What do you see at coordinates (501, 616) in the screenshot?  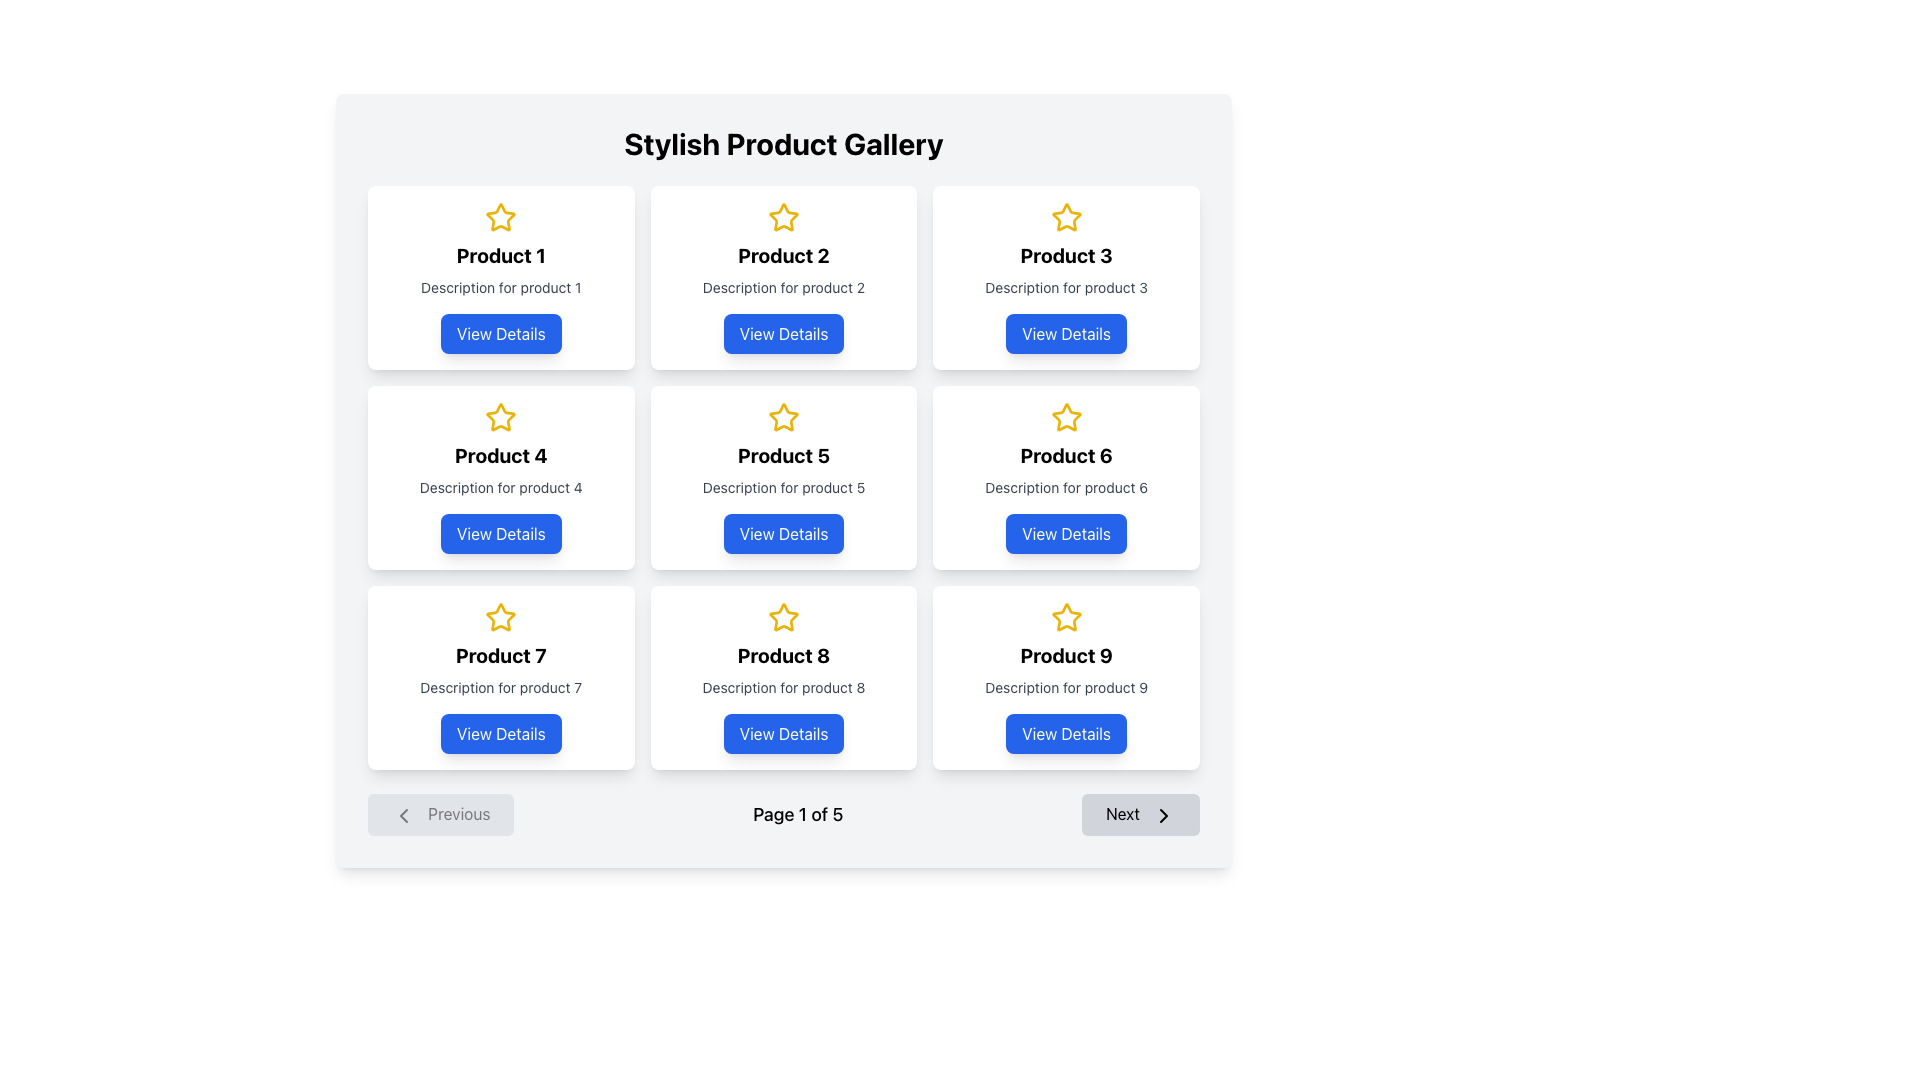 I see `the star icon representing the rating or favorites for 'Product 7' located in the first column of the third row of the product grid` at bounding box center [501, 616].